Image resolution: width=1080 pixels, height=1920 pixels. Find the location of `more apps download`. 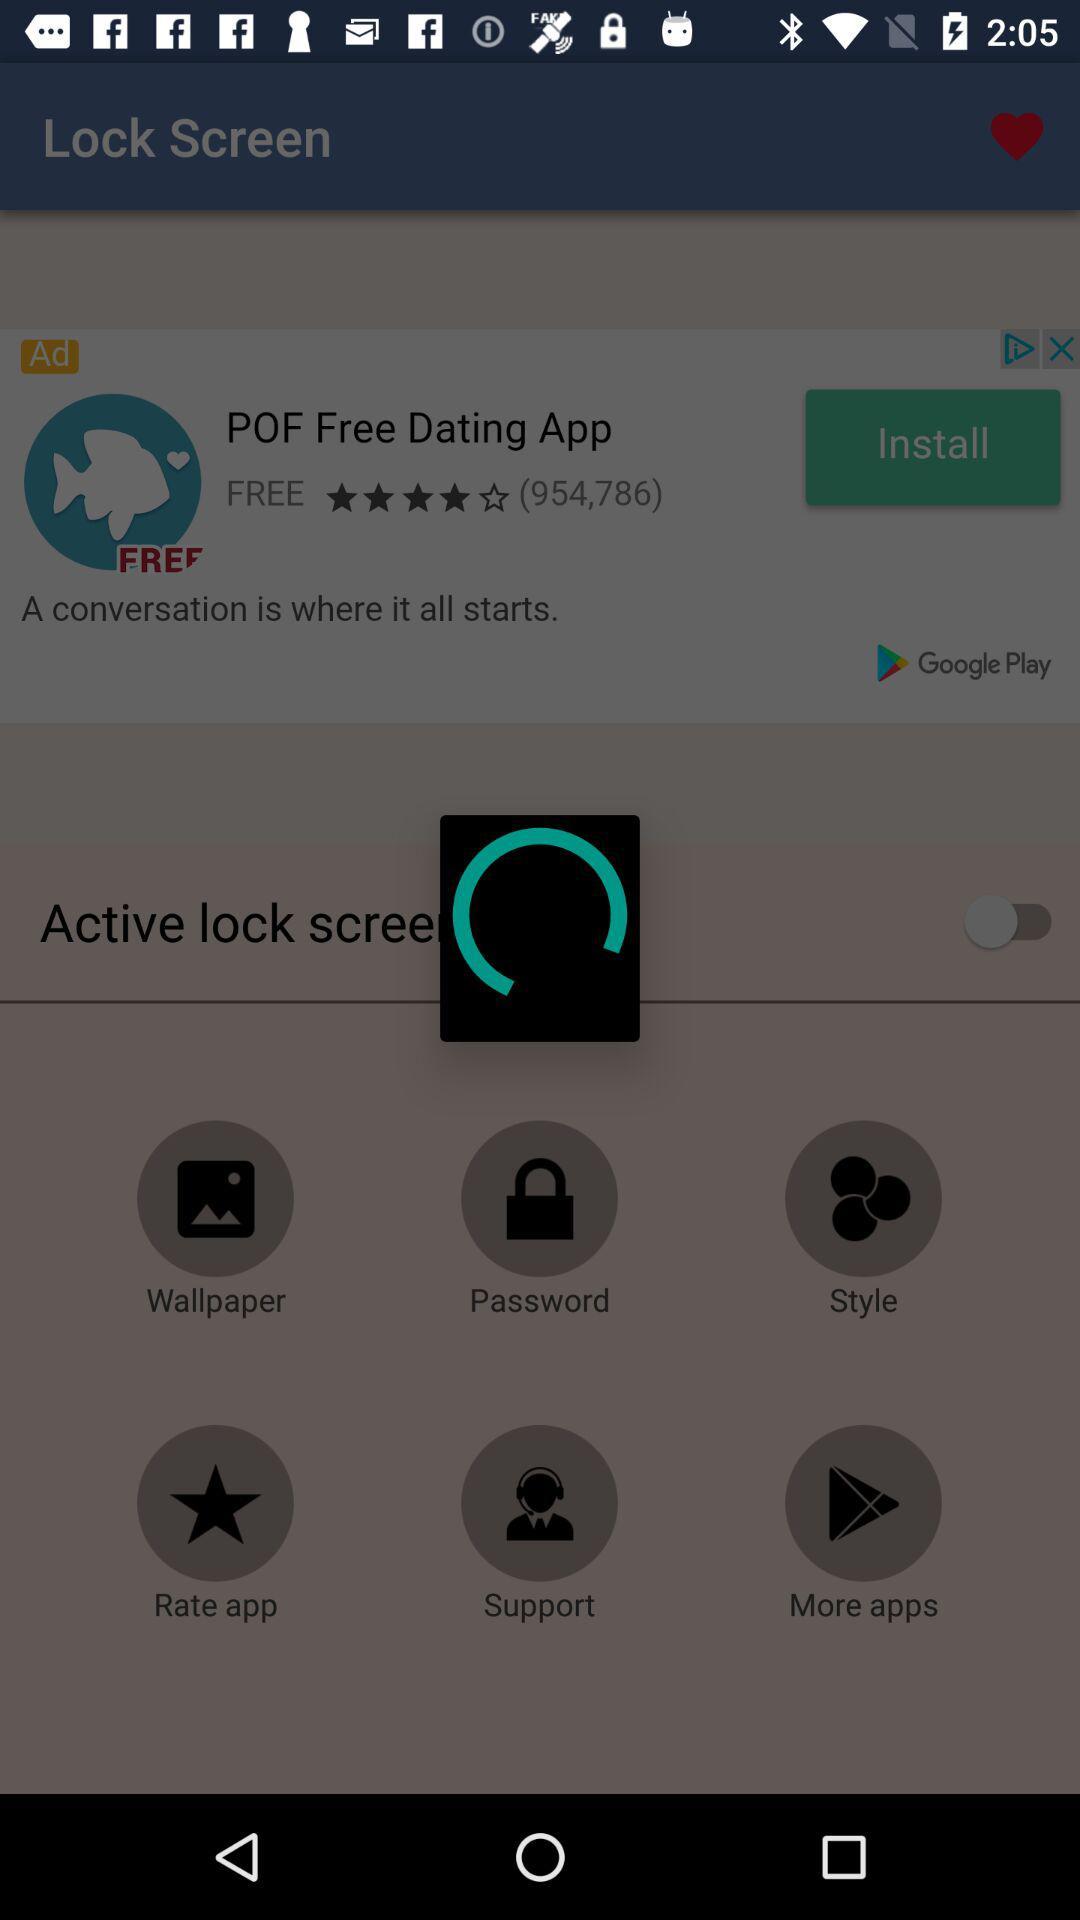

more apps download is located at coordinates (863, 1503).